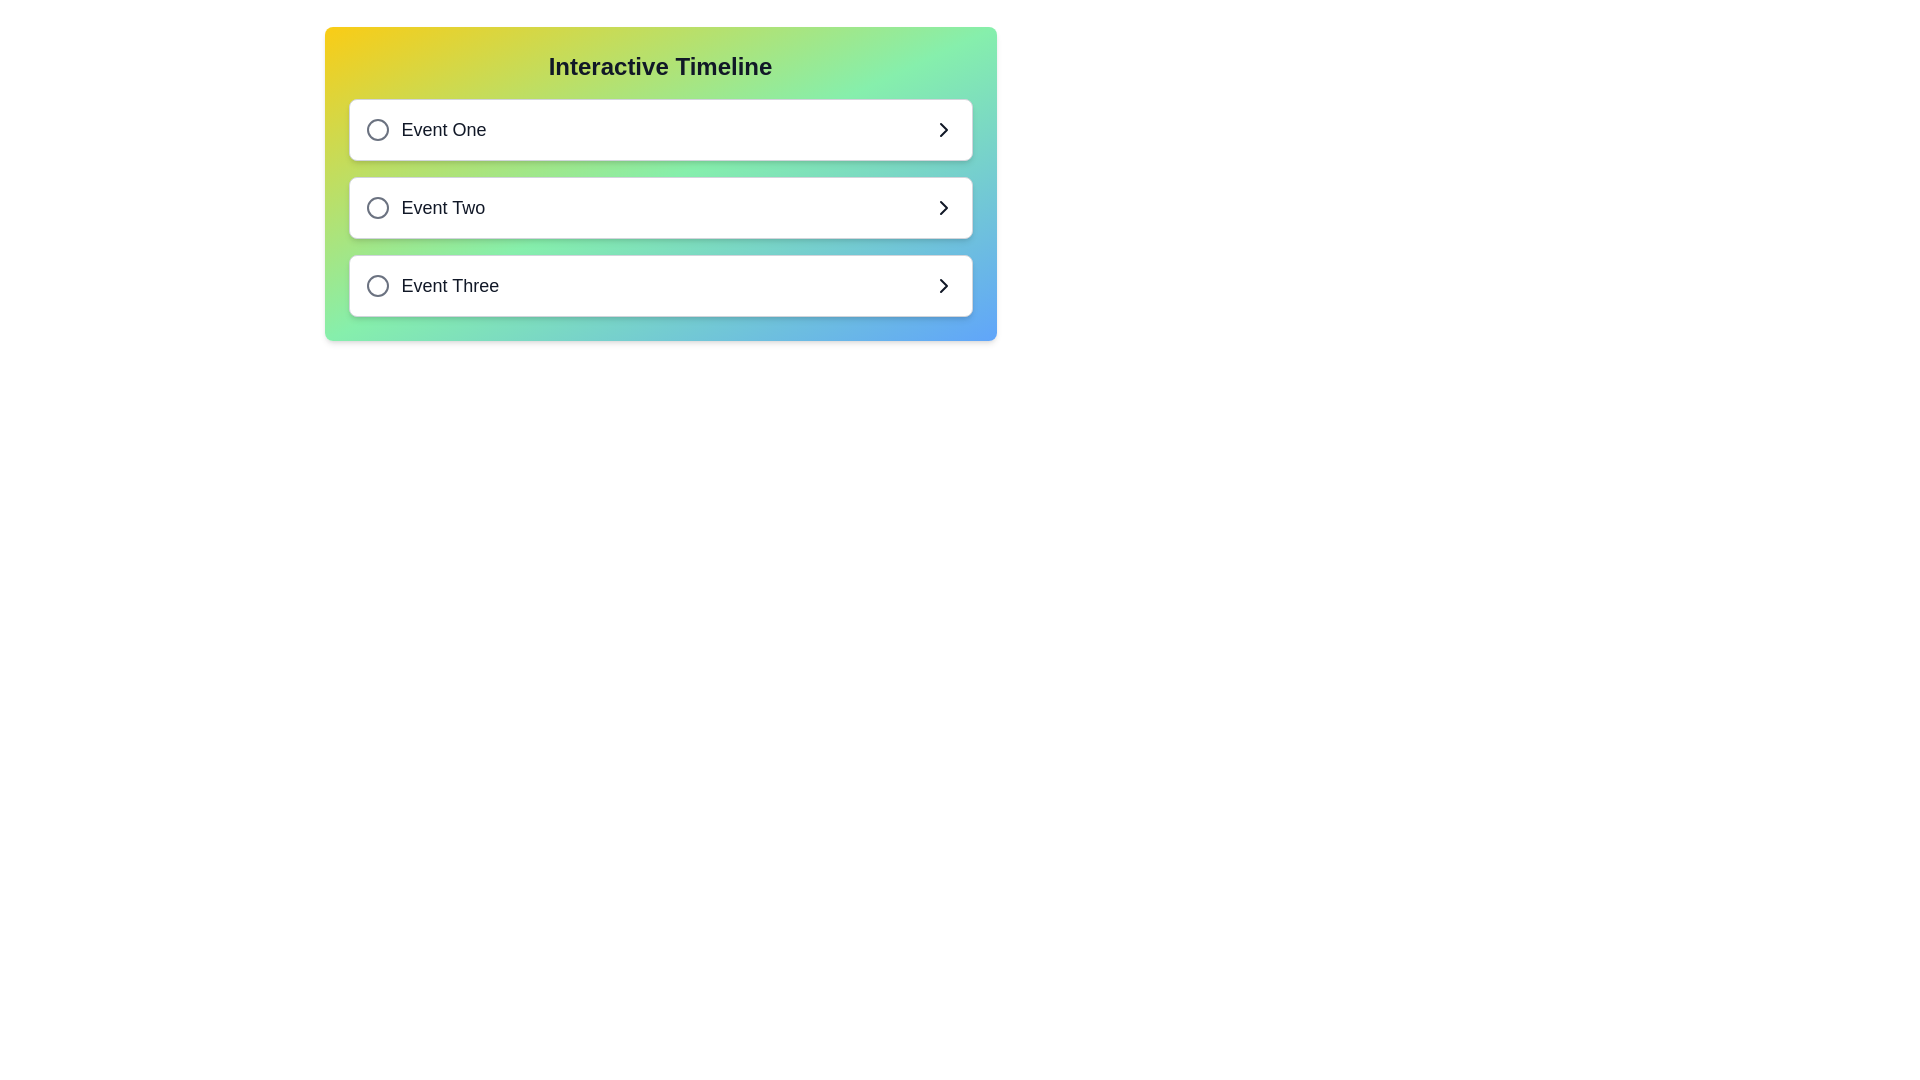  Describe the element at coordinates (431, 285) in the screenshot. I see `the event name 'Event Three' in the list of events` at that location.